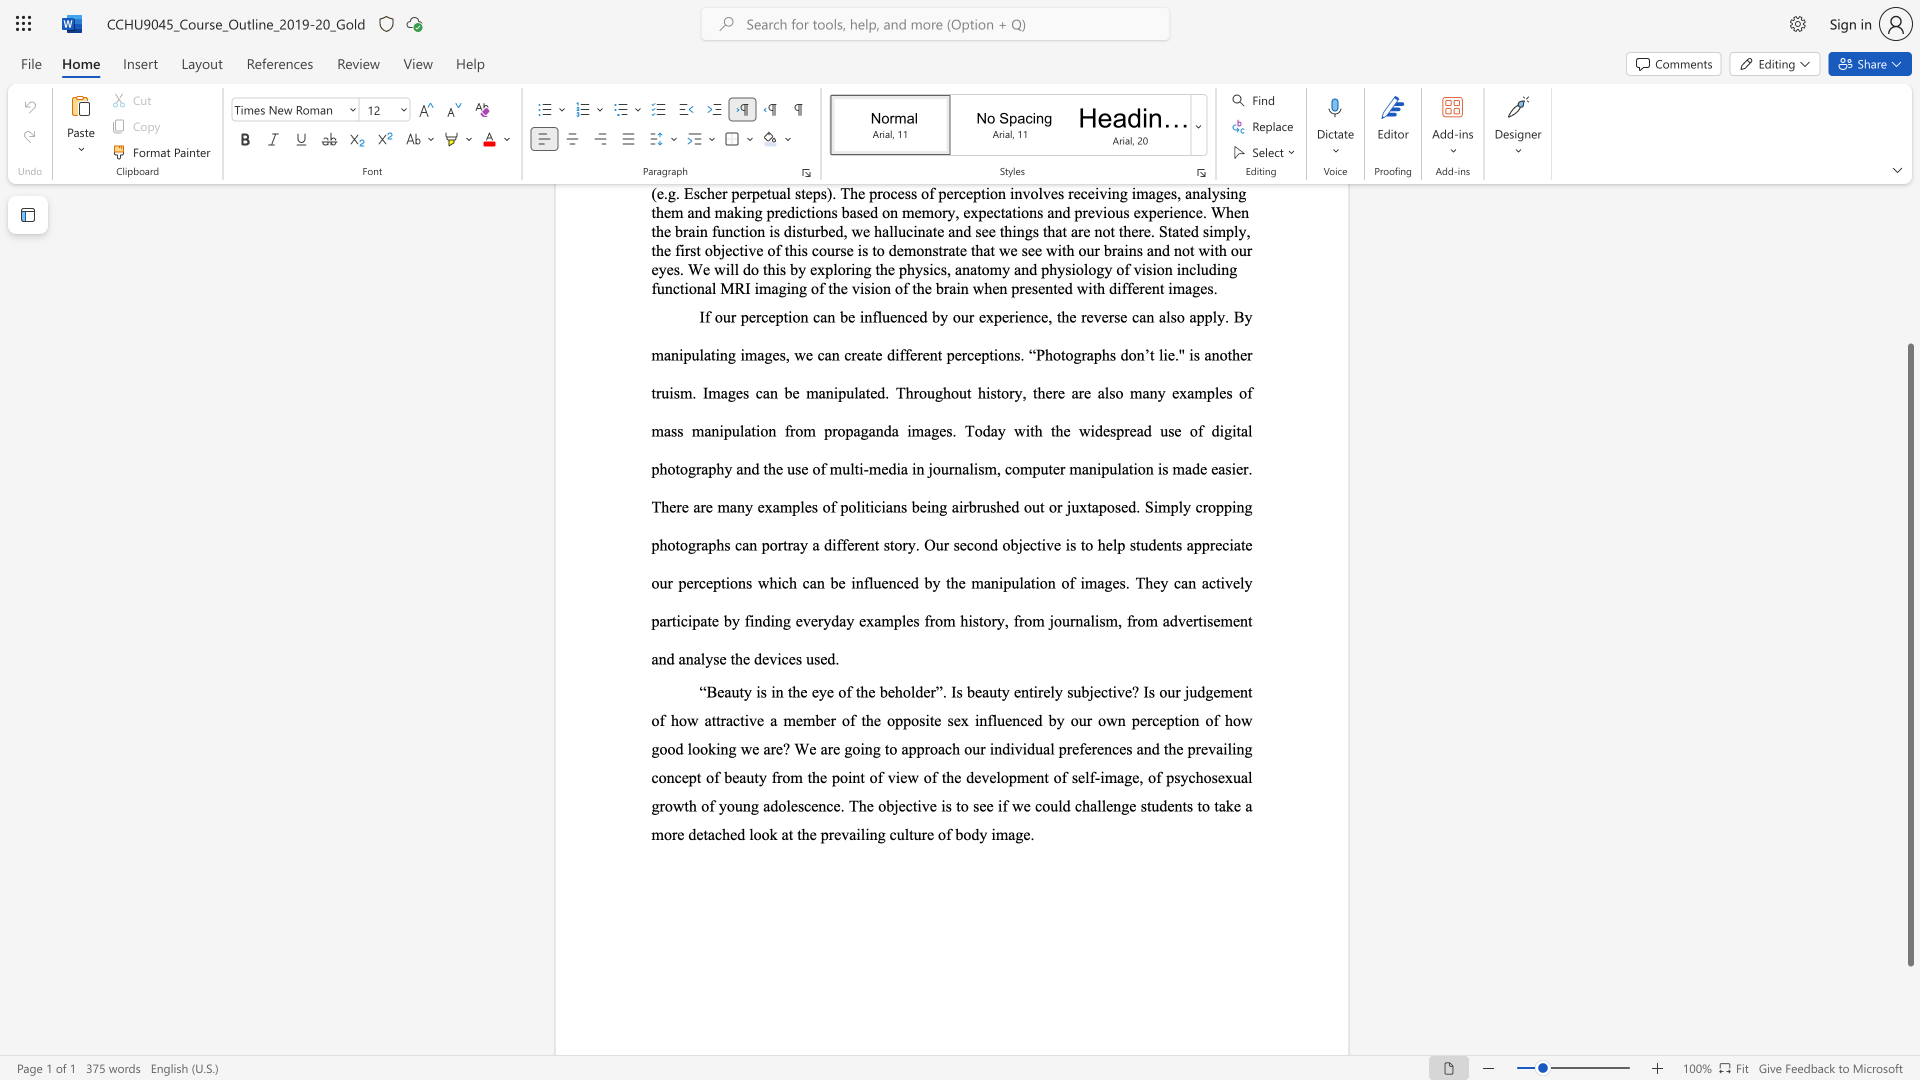 The height and width of the screenshot is (1080, 1920). Describe the element at coordinates (1909, 655) in the screenshot. I see `the scrollbar and move down 90 pixels` at that location.